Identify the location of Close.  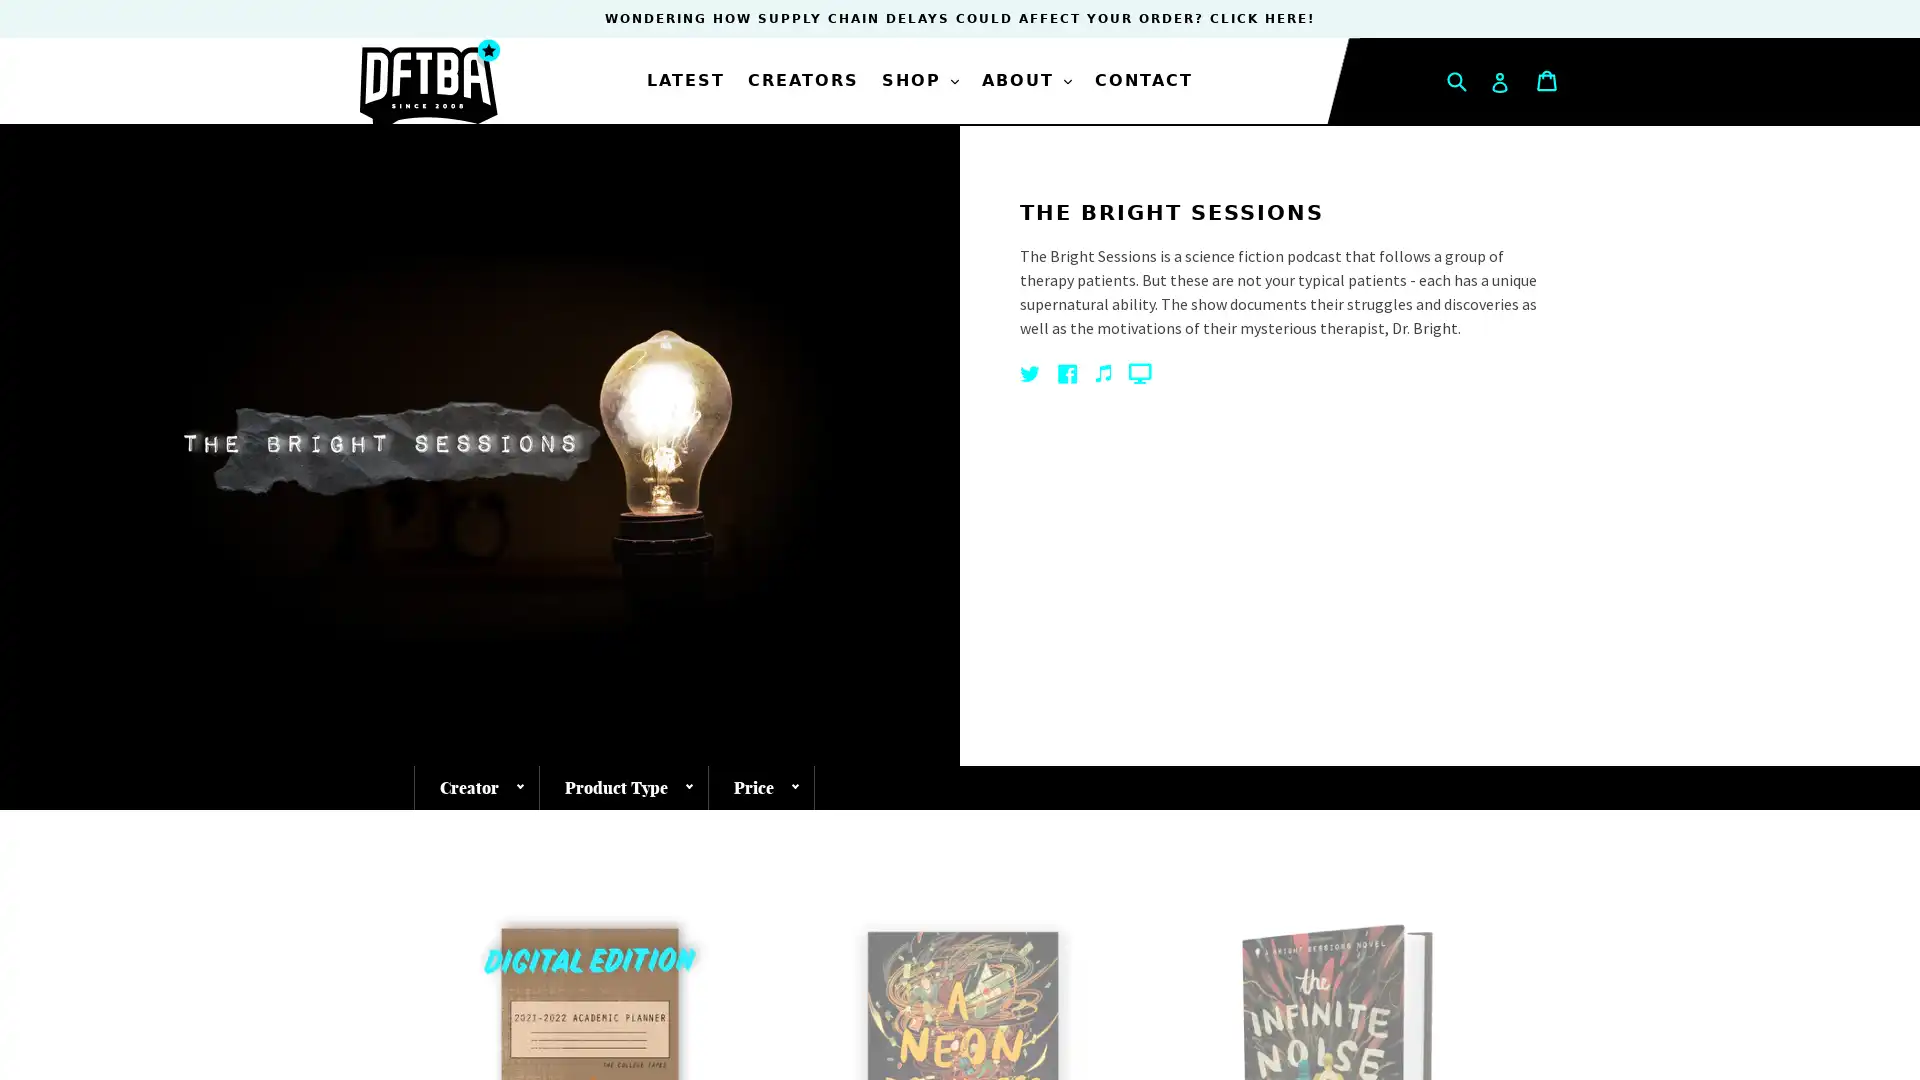
(1251, 304).